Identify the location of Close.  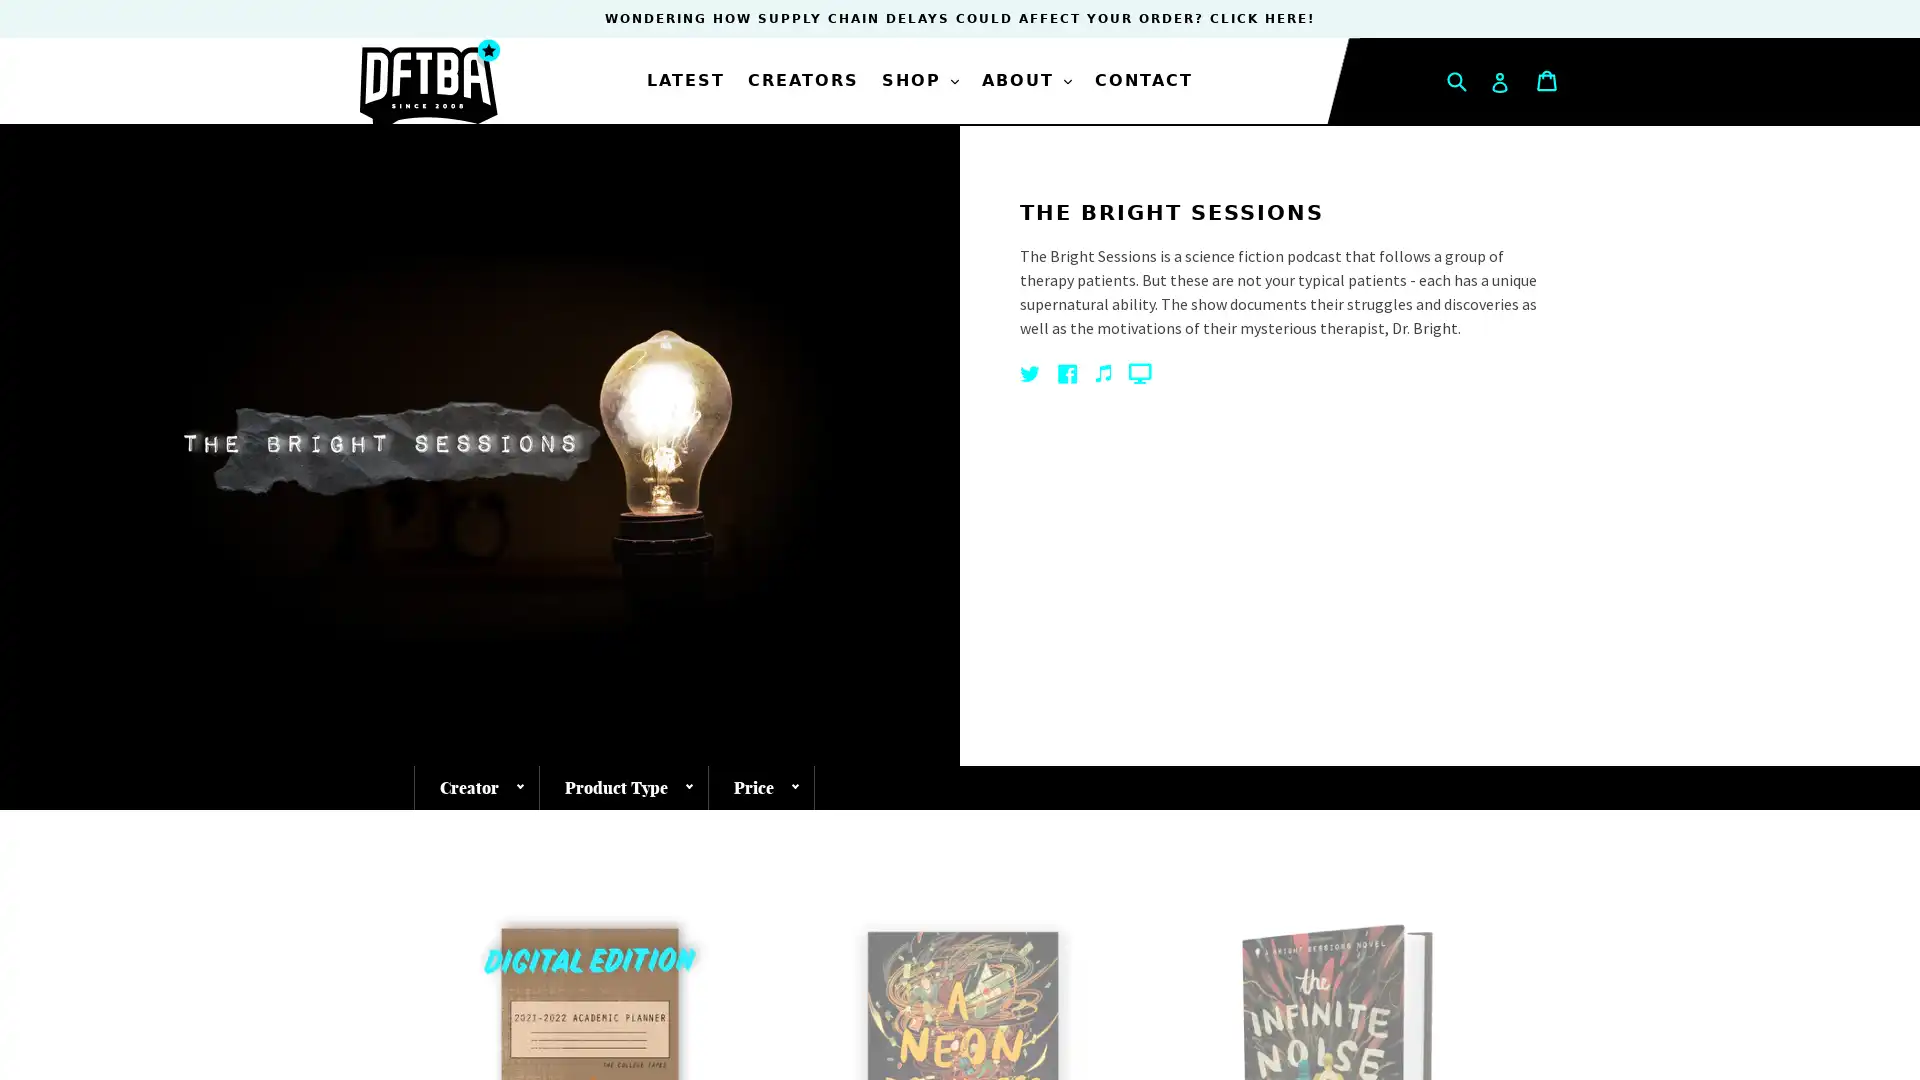
(1251, 304).